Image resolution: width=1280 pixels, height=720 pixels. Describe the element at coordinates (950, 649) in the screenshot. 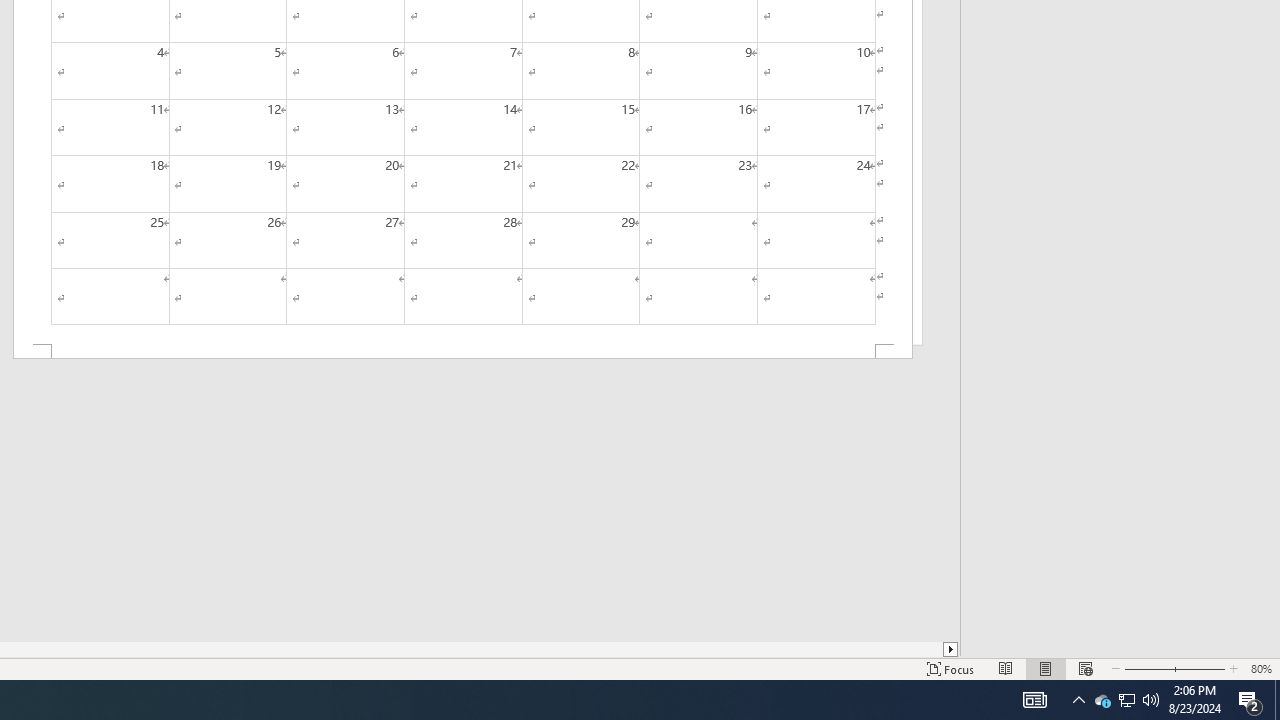

I see `'Column right'` at that location.